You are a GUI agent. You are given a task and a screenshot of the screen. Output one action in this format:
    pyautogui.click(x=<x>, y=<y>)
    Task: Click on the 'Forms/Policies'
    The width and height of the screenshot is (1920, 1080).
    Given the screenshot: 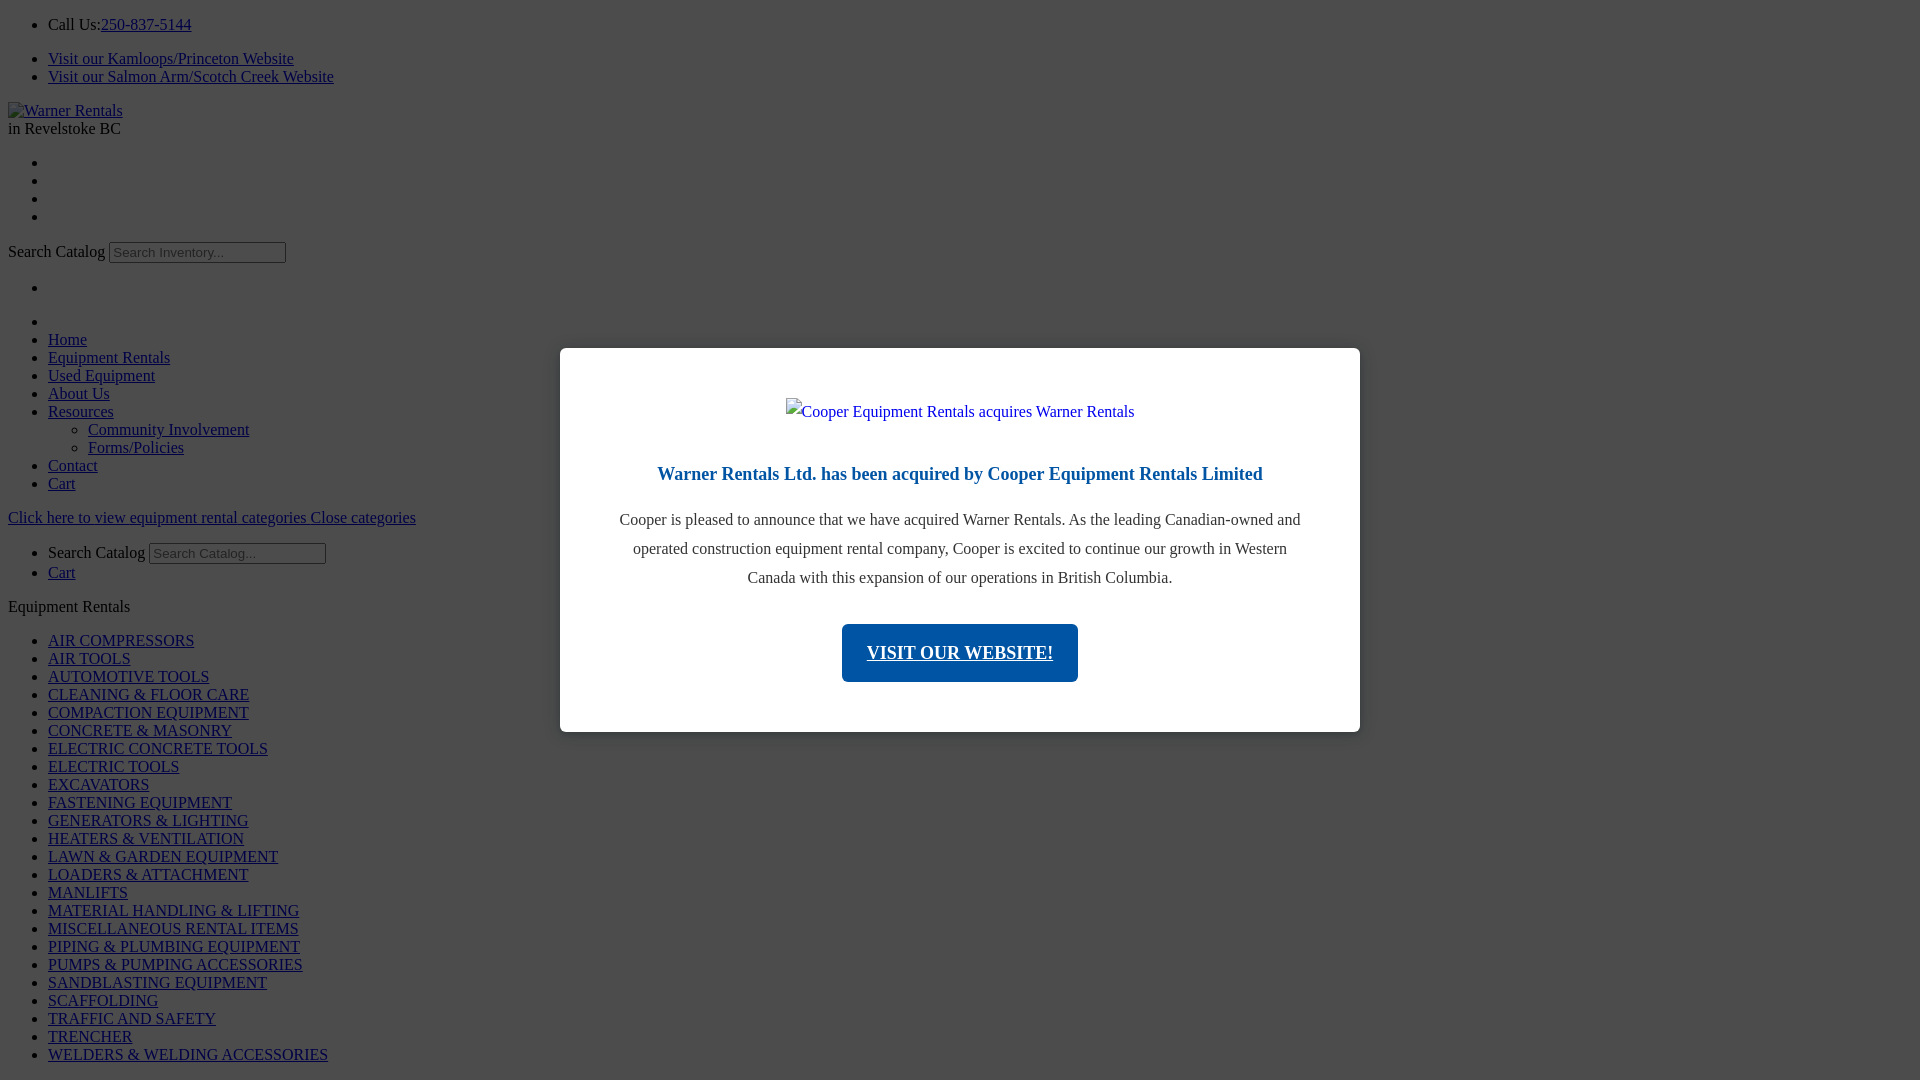 What is the action you would take?
    pyautogui.click(x=134, y=446)
    